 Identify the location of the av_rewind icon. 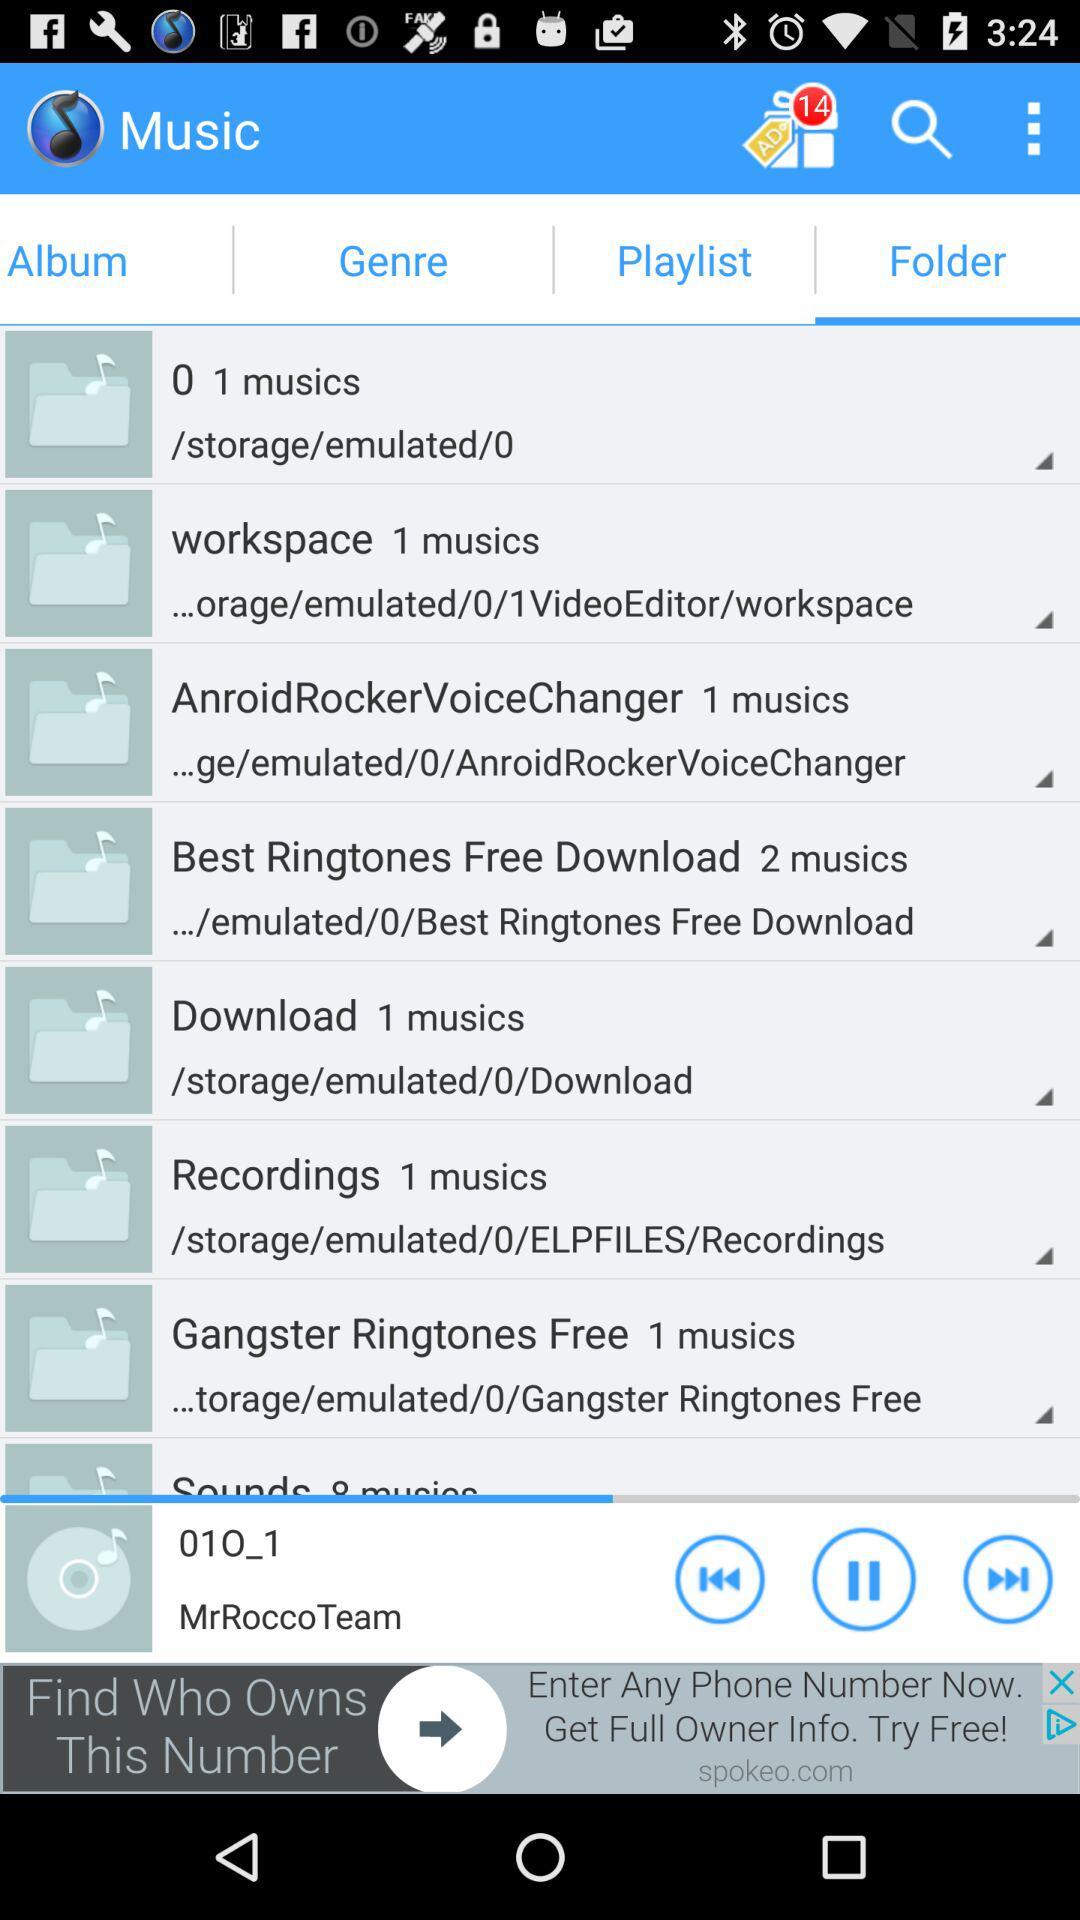
(720, 1688).